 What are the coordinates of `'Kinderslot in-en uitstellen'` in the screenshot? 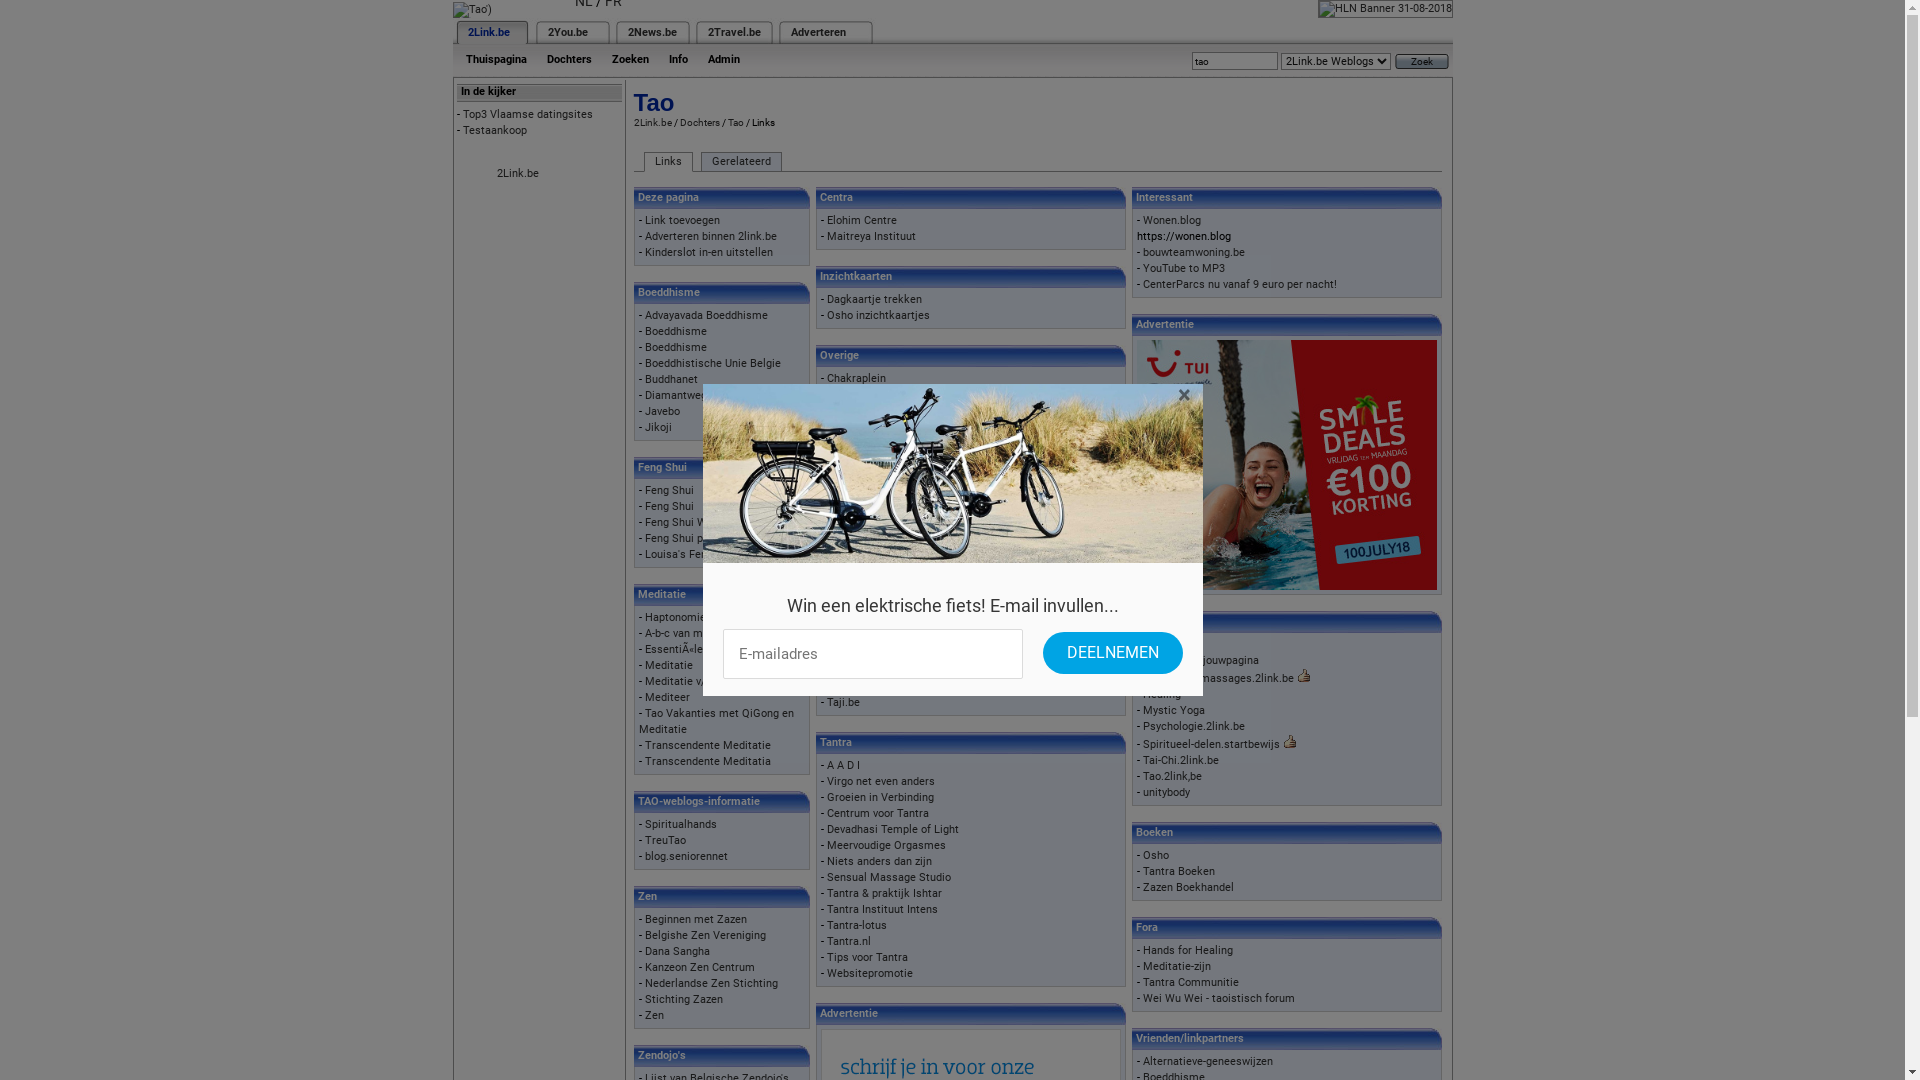 It's located at (708, 251).